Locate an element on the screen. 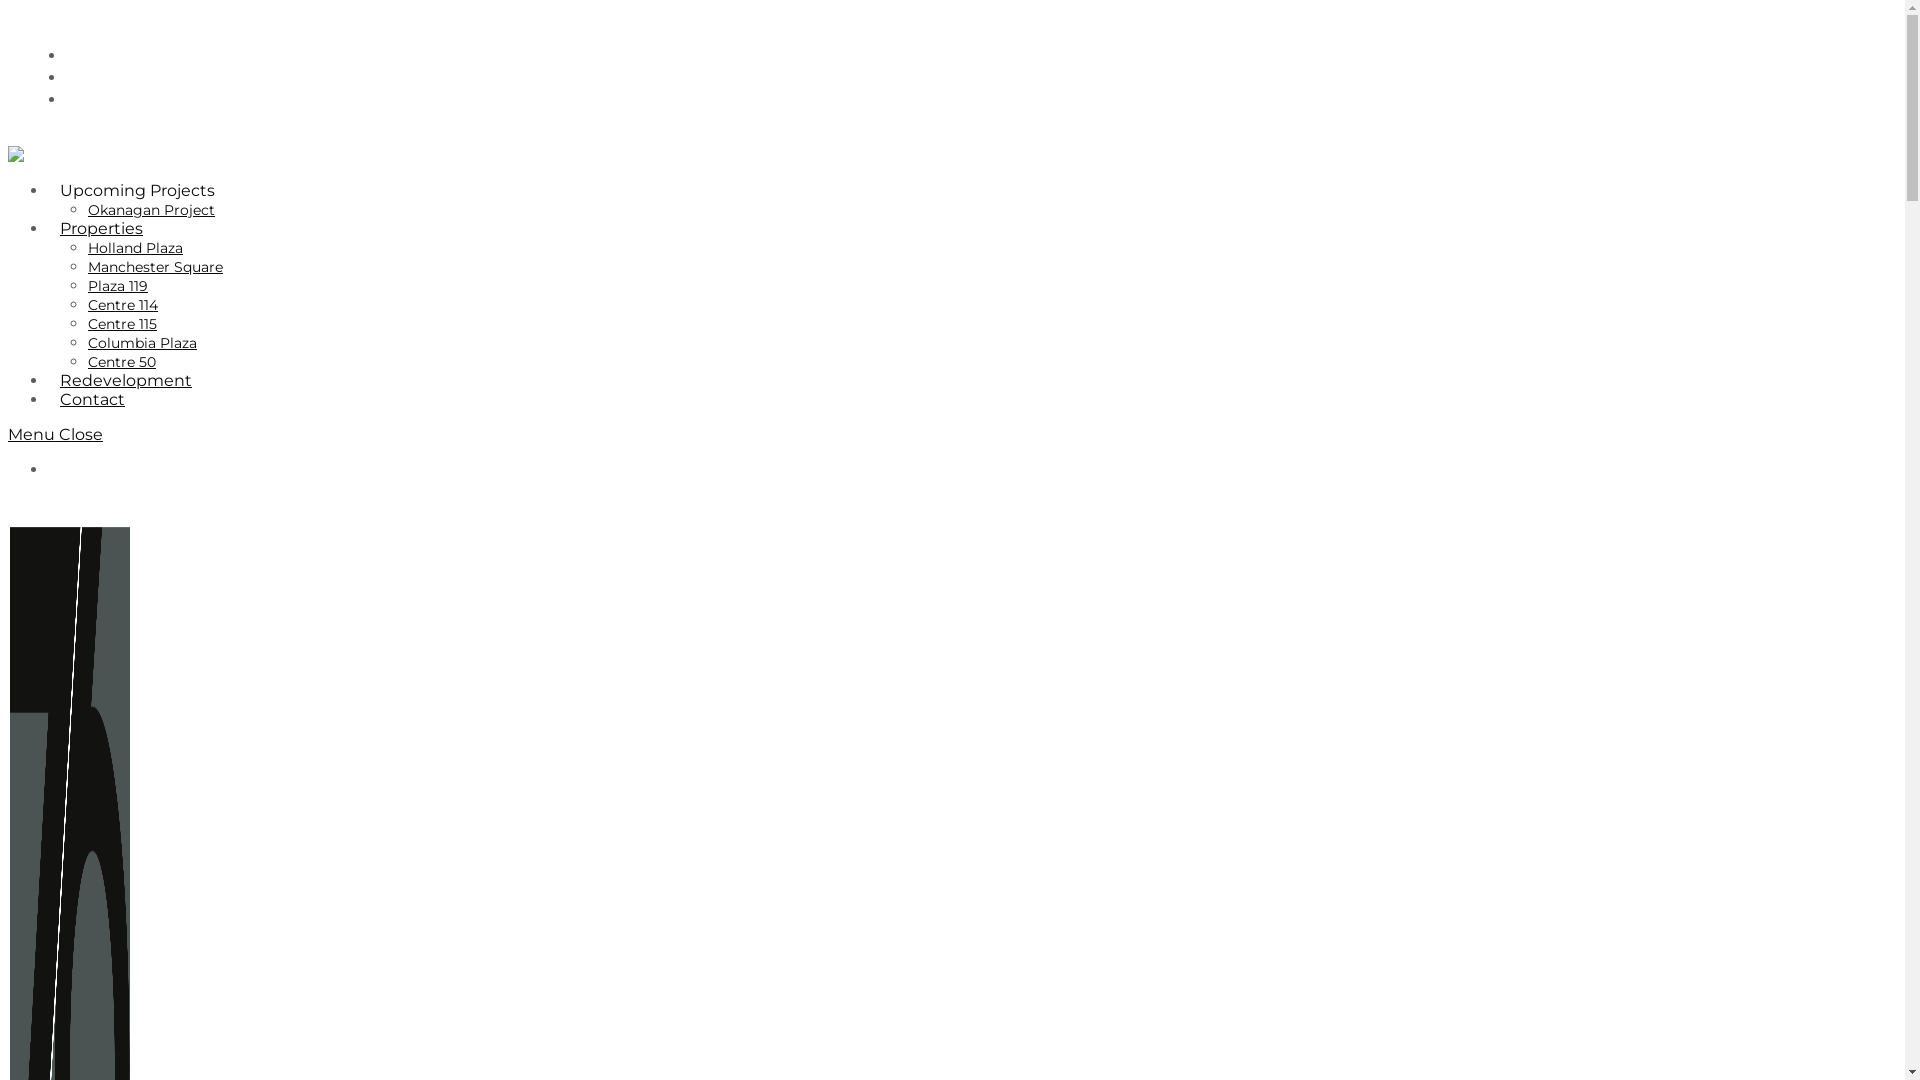 The image size is (1920, 1080). 'Centre 114' is located at coordinates (122, 304).